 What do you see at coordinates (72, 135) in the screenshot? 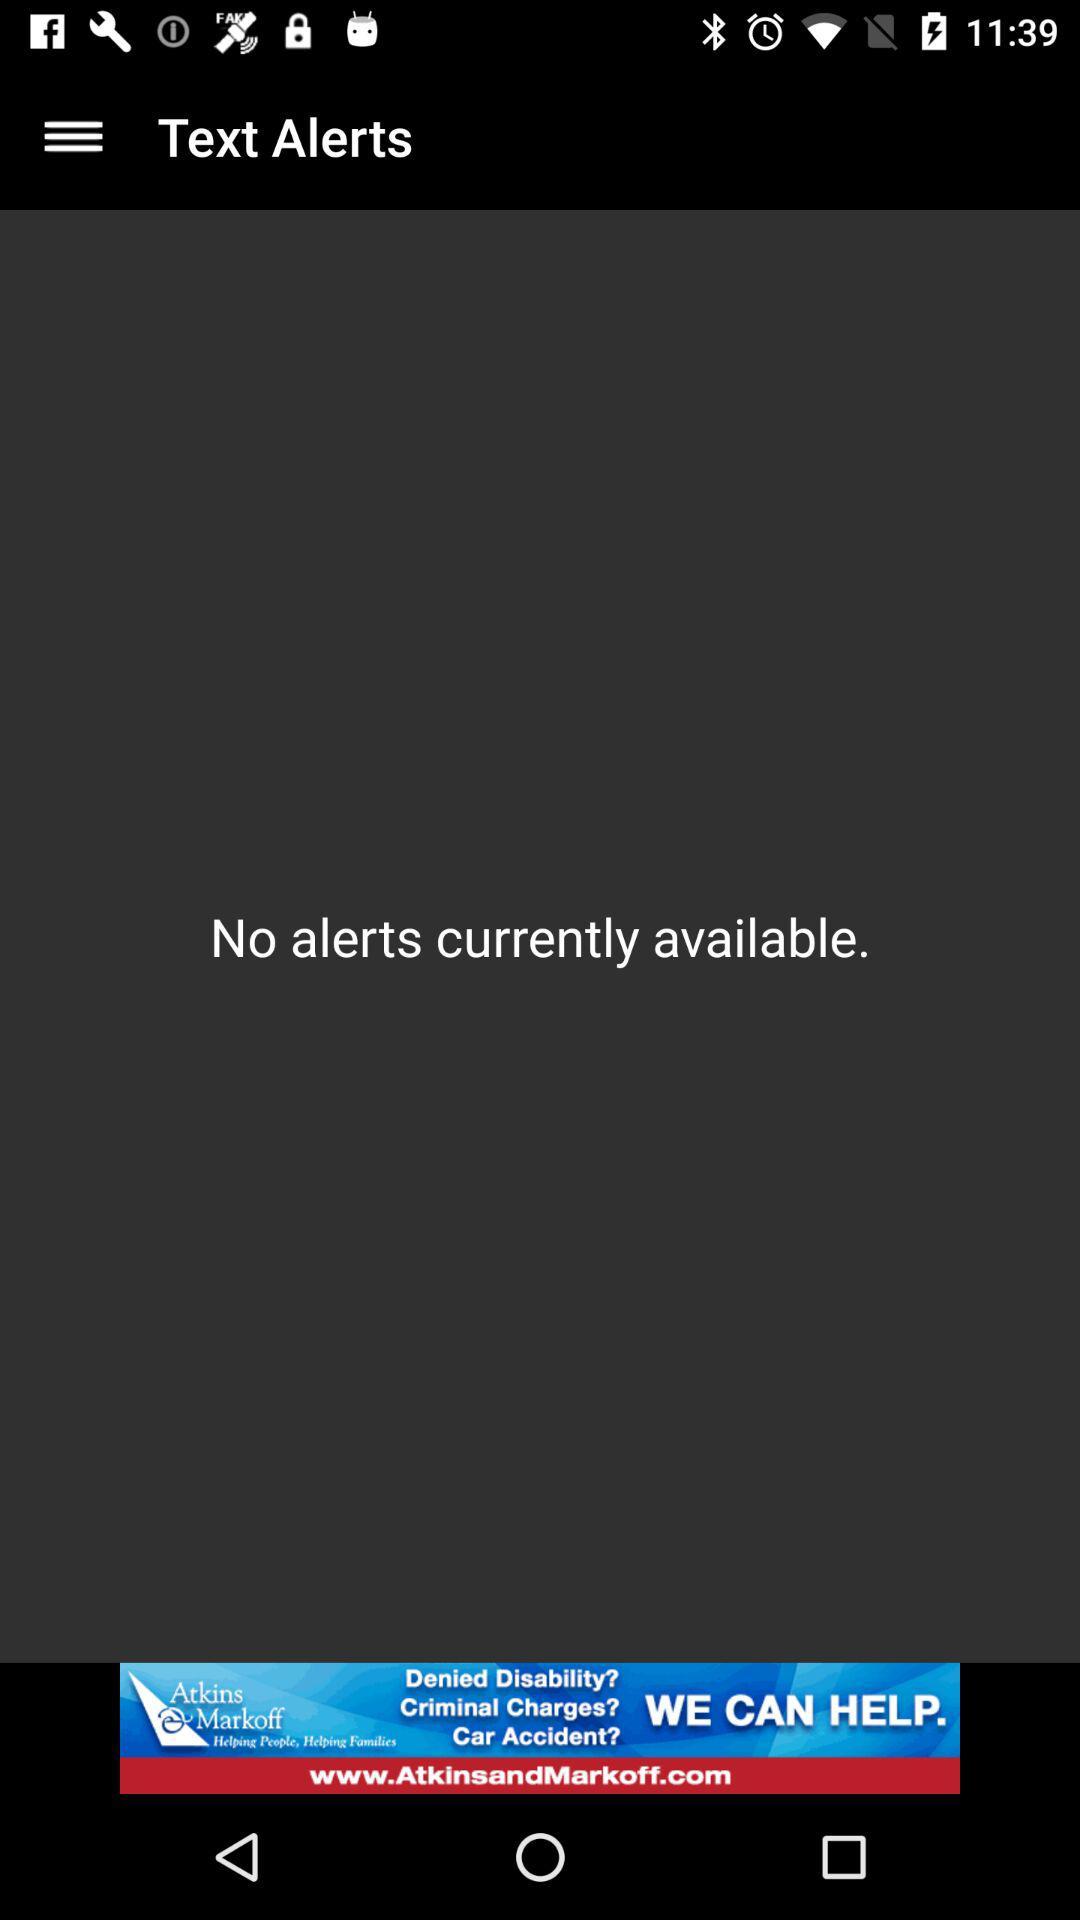
I see `open menu` at bounding box center [72, 135].